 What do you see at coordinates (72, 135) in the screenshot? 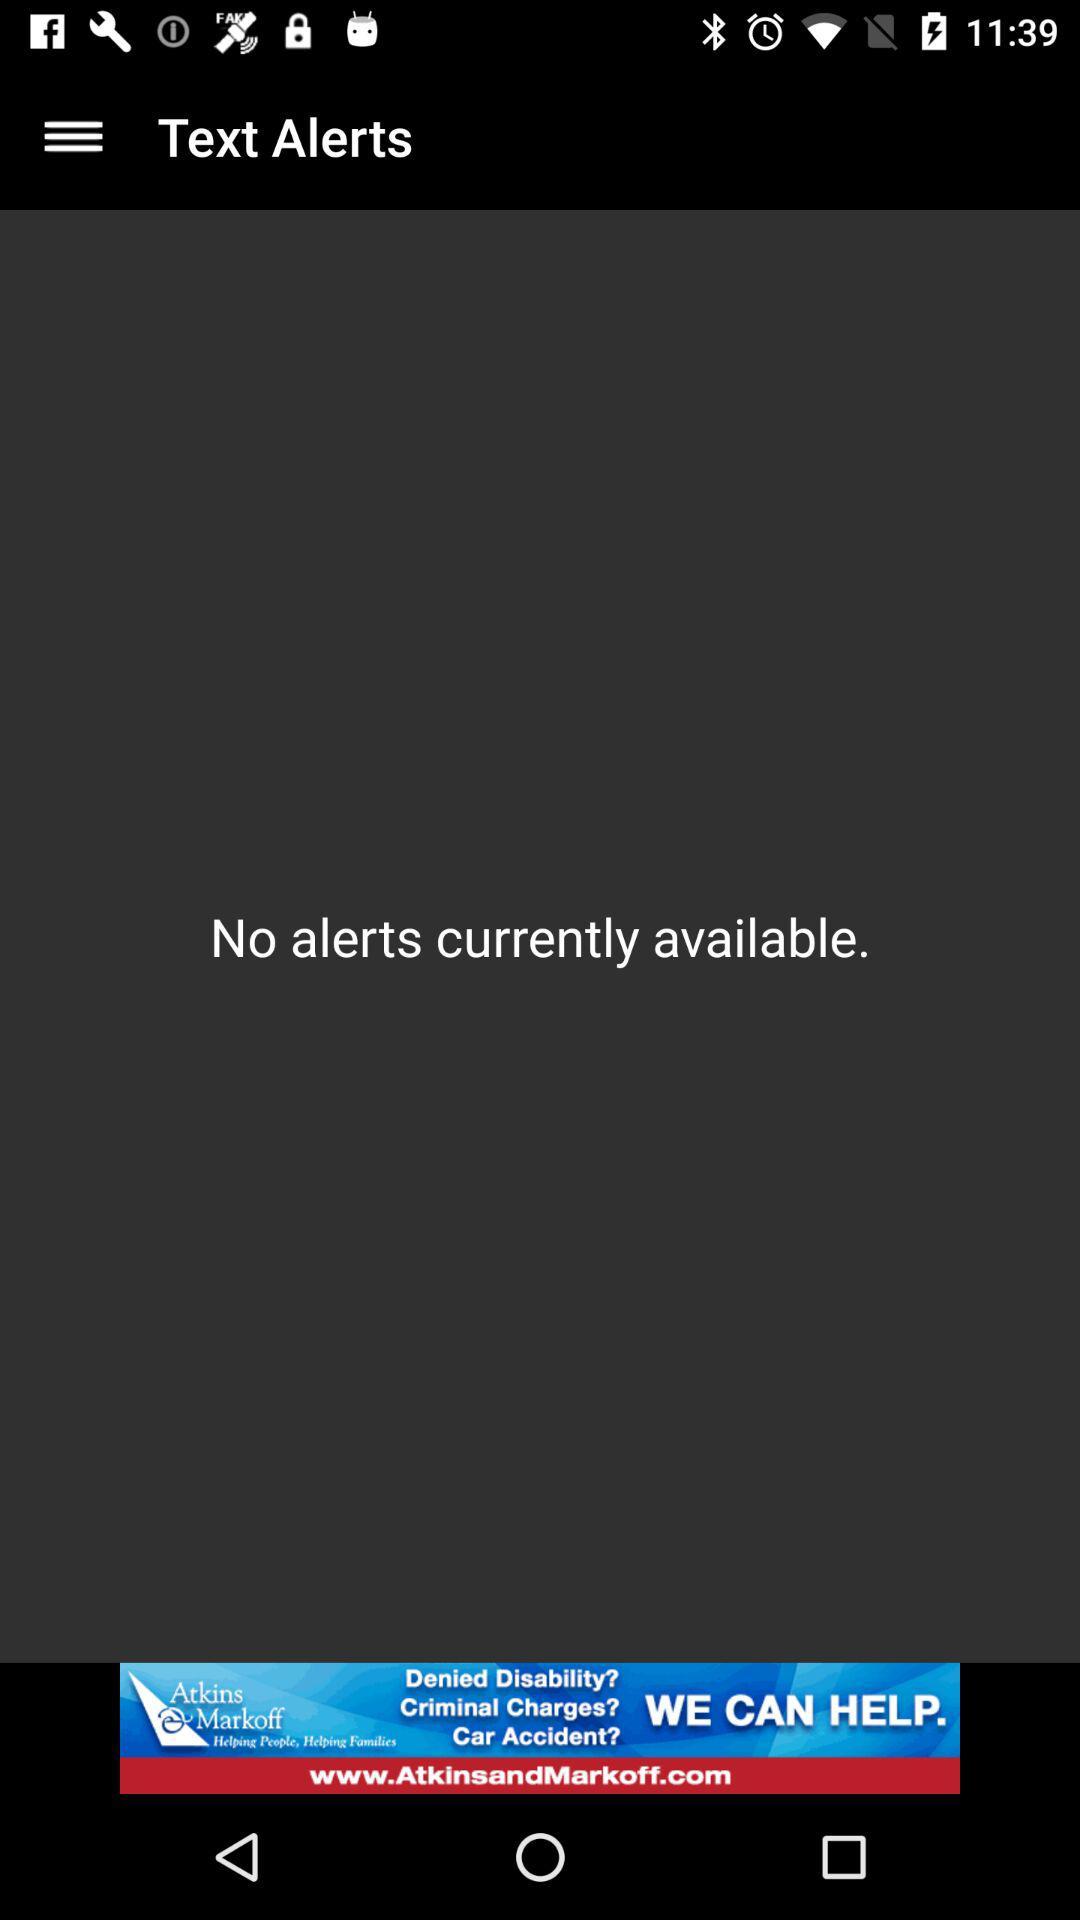
I see `open menu` at bounding box center [72, 135].